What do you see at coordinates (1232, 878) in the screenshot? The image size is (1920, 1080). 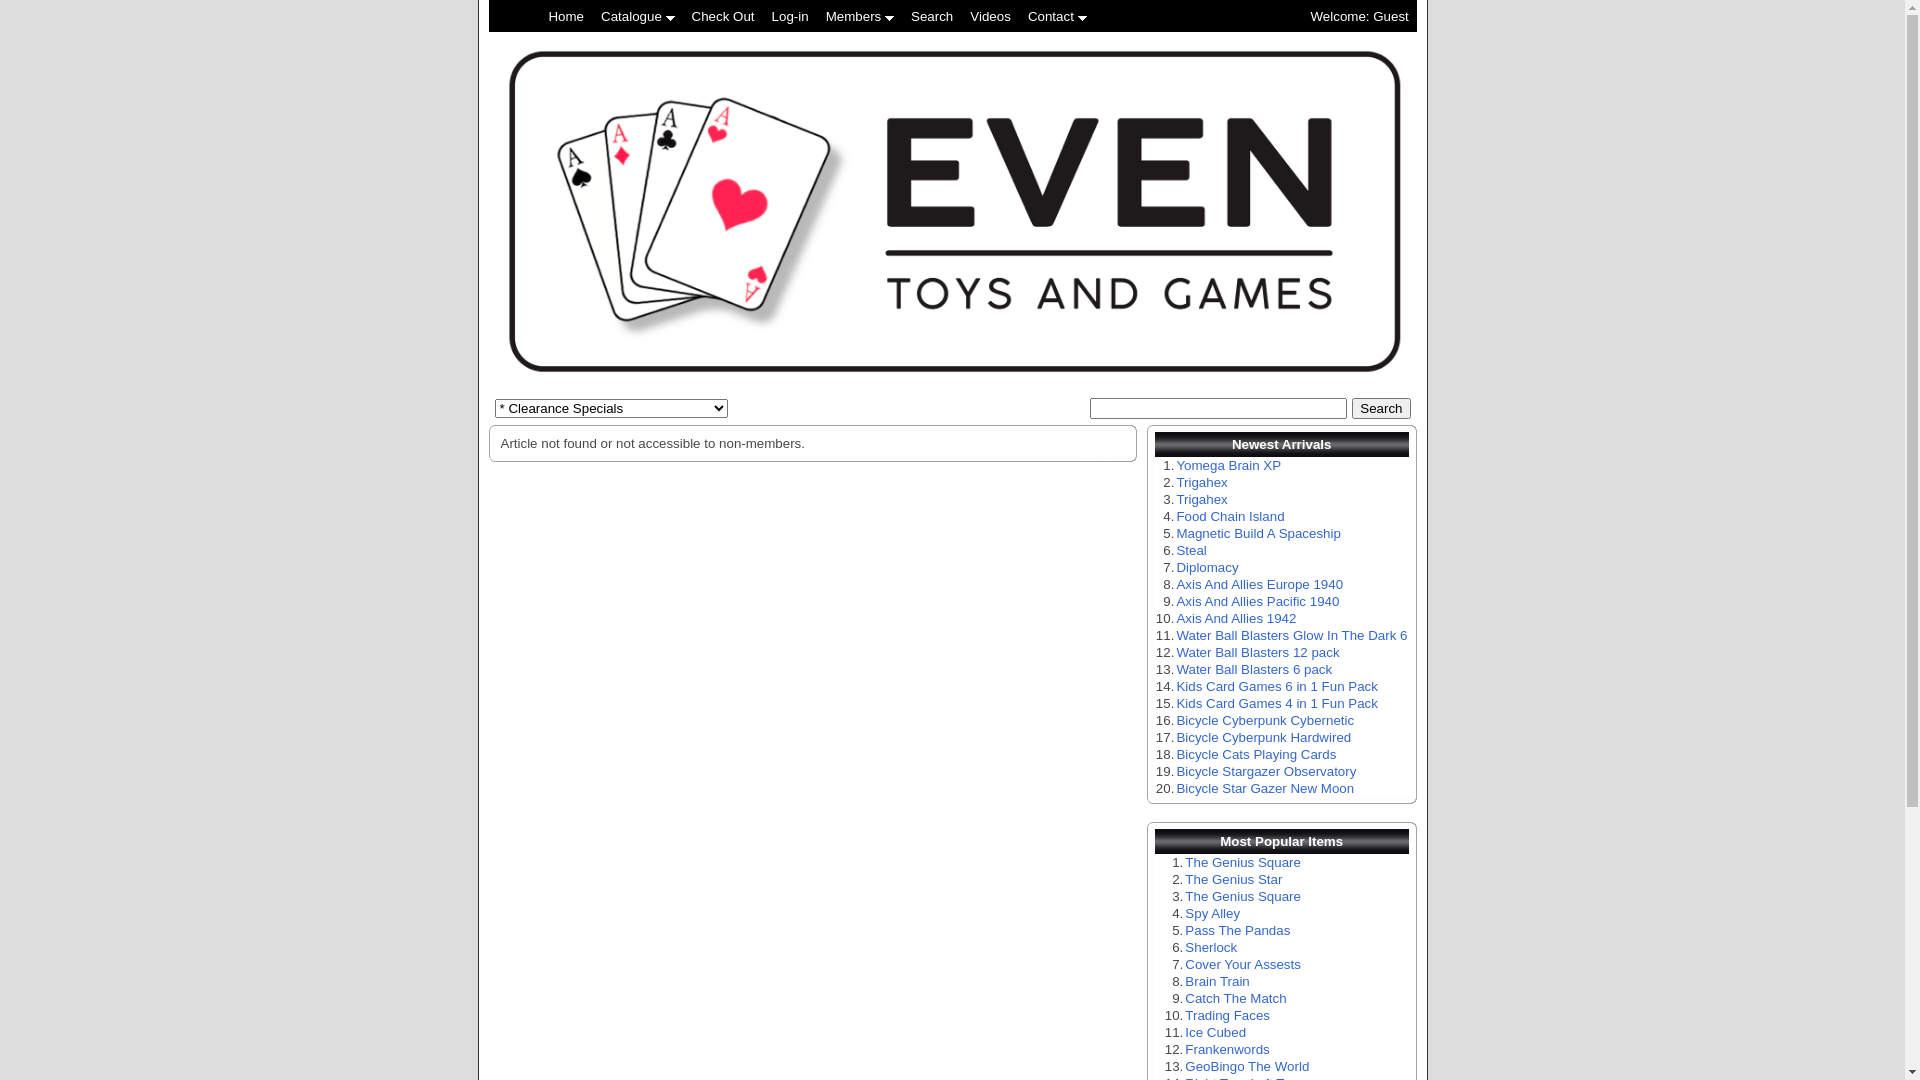 I see `'The Genius Star'` at bounding box center [1232, 878].